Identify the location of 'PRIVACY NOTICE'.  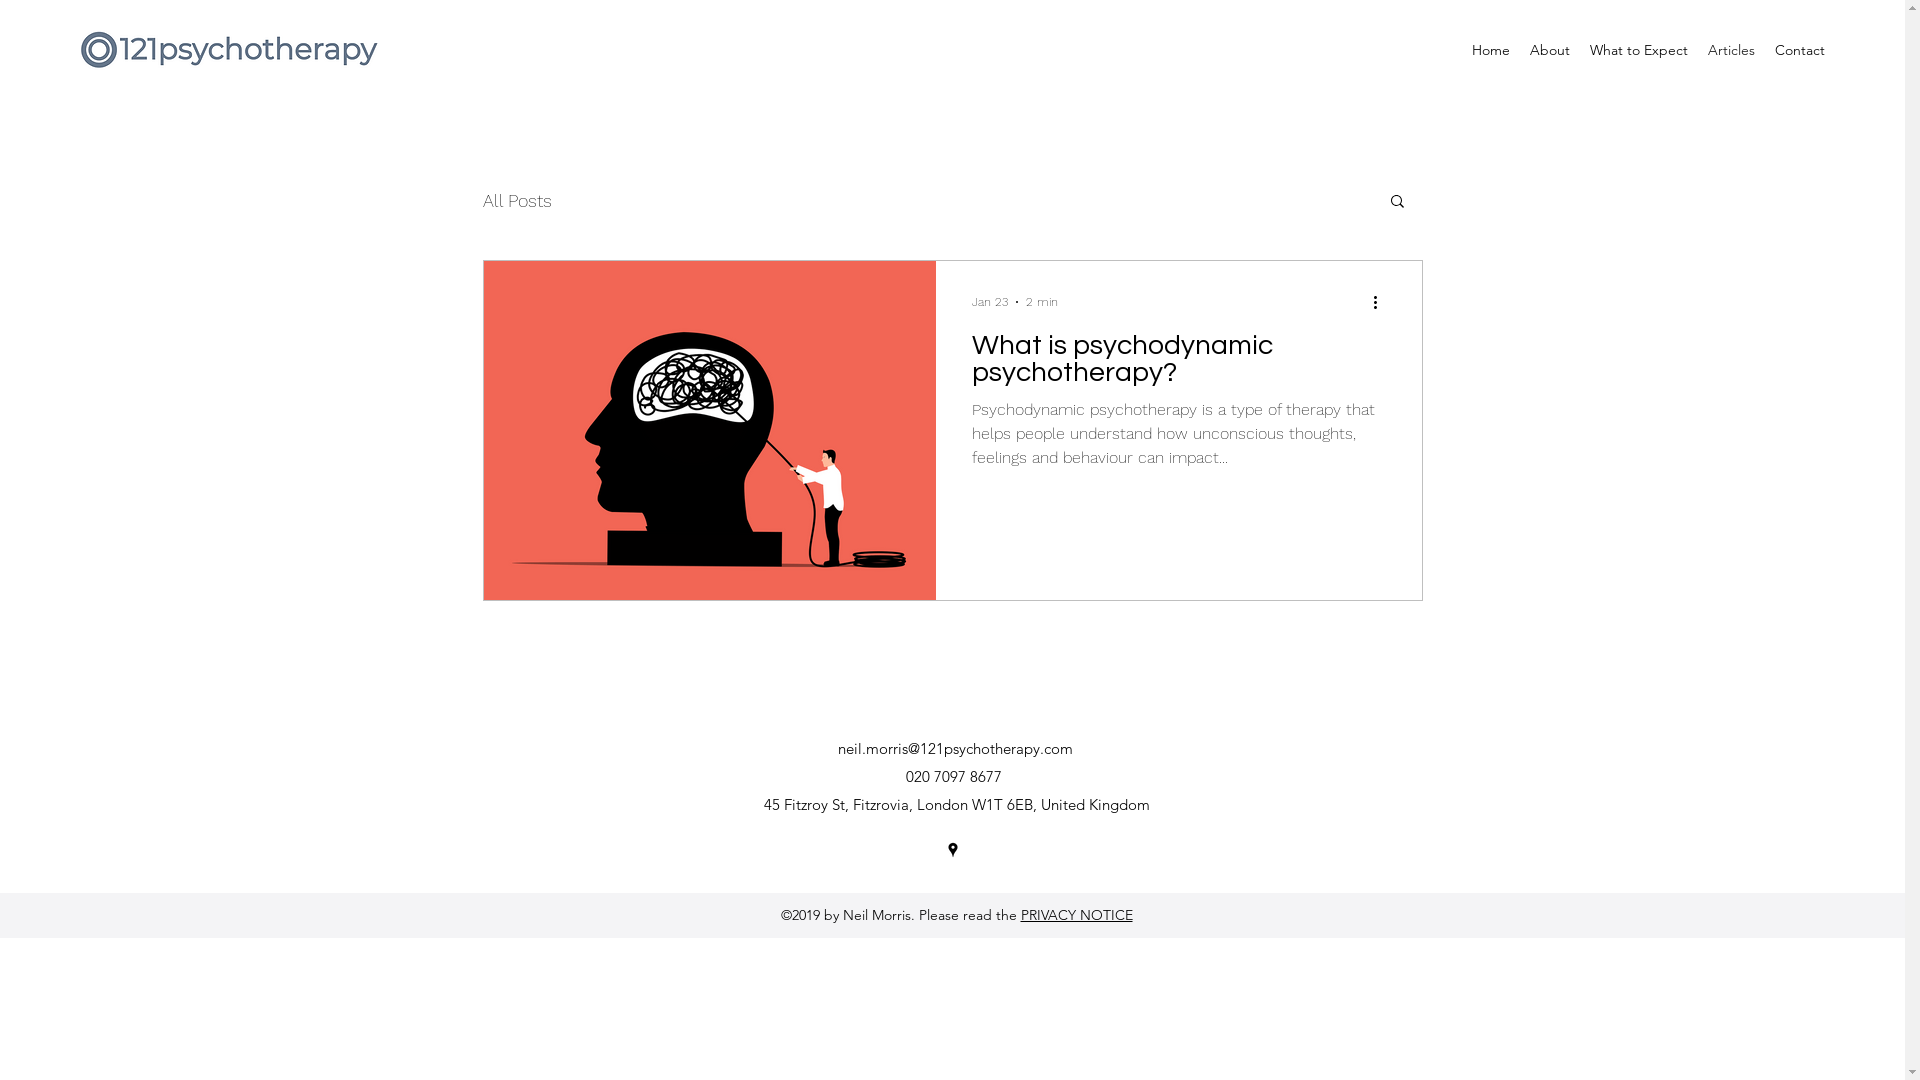
(1074, 914).